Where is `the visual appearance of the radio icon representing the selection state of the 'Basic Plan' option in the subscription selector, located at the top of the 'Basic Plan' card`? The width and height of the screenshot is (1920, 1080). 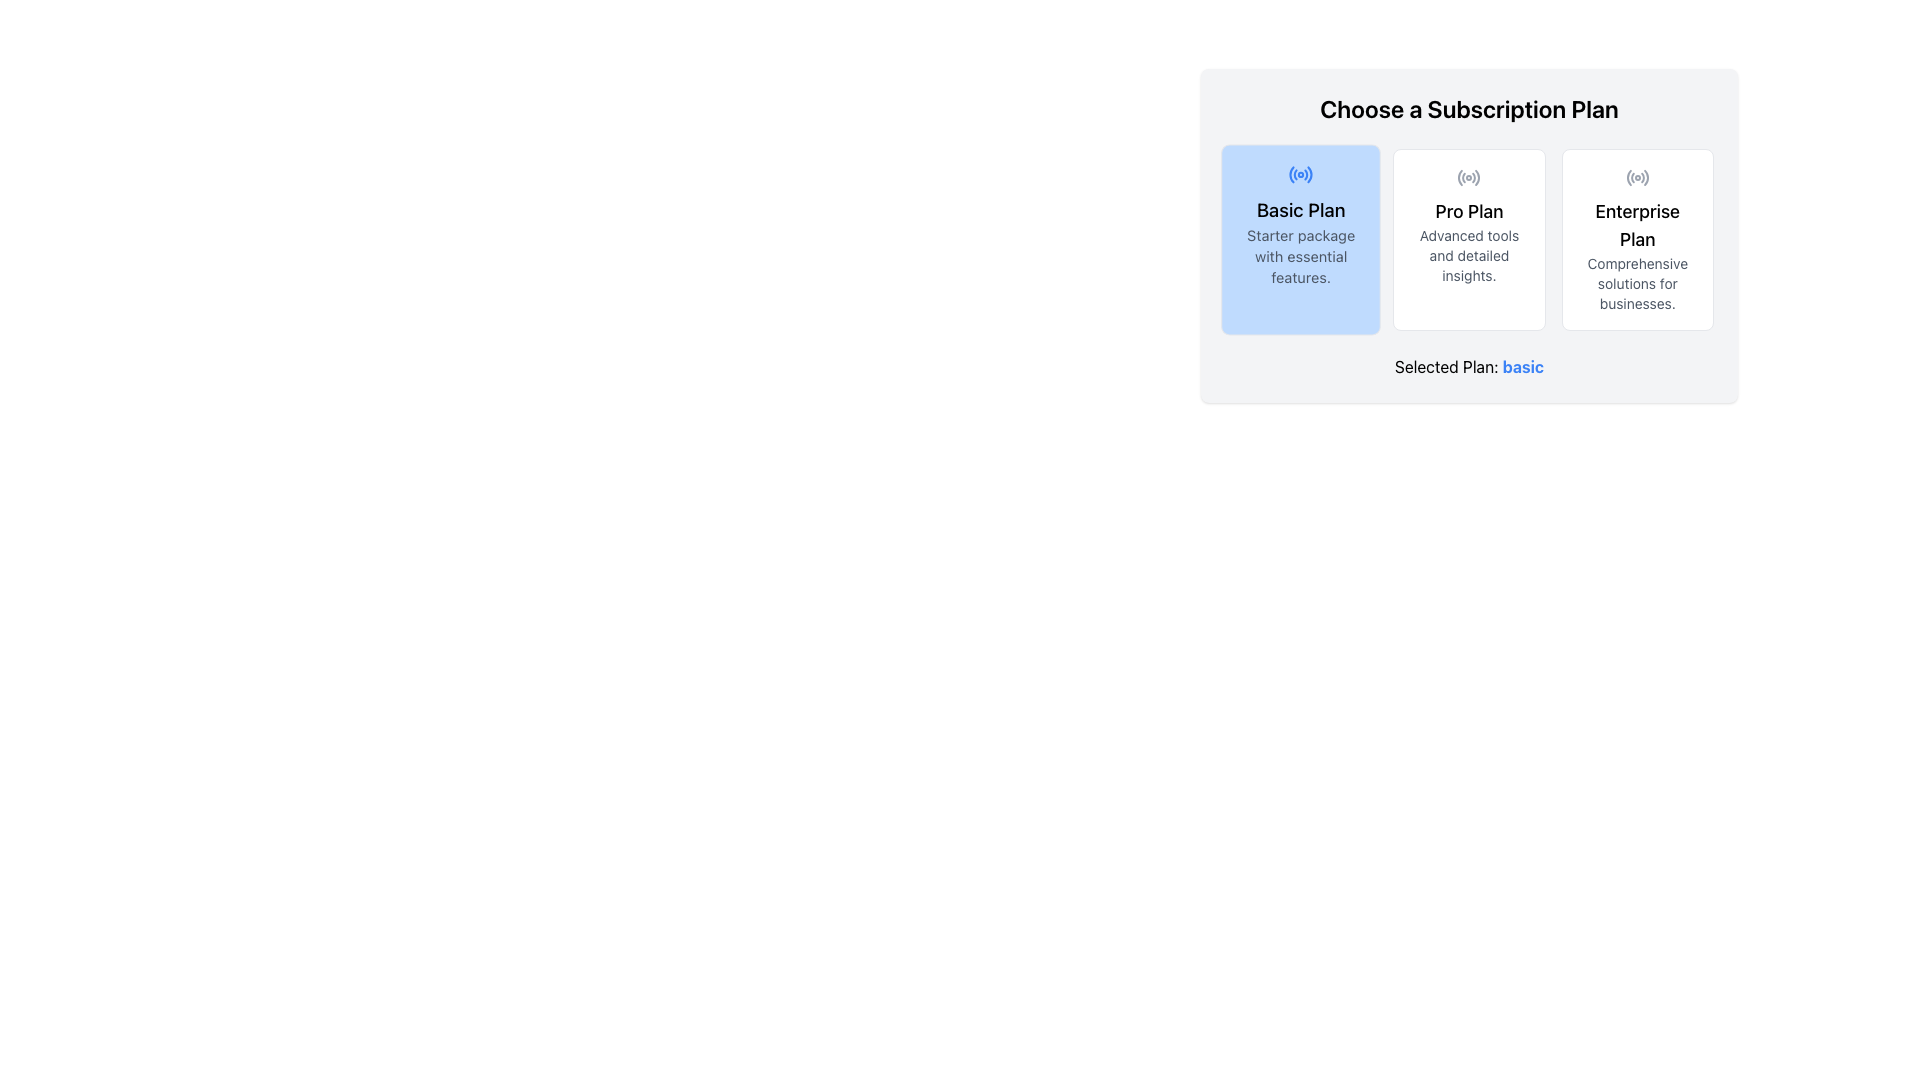 the visual appearance of the radio icon representing the selection state of the 'Basic Plan' option in the subscription selector, located at the top of the 'Basic Plan' card is located at coordinates (1301, 173).